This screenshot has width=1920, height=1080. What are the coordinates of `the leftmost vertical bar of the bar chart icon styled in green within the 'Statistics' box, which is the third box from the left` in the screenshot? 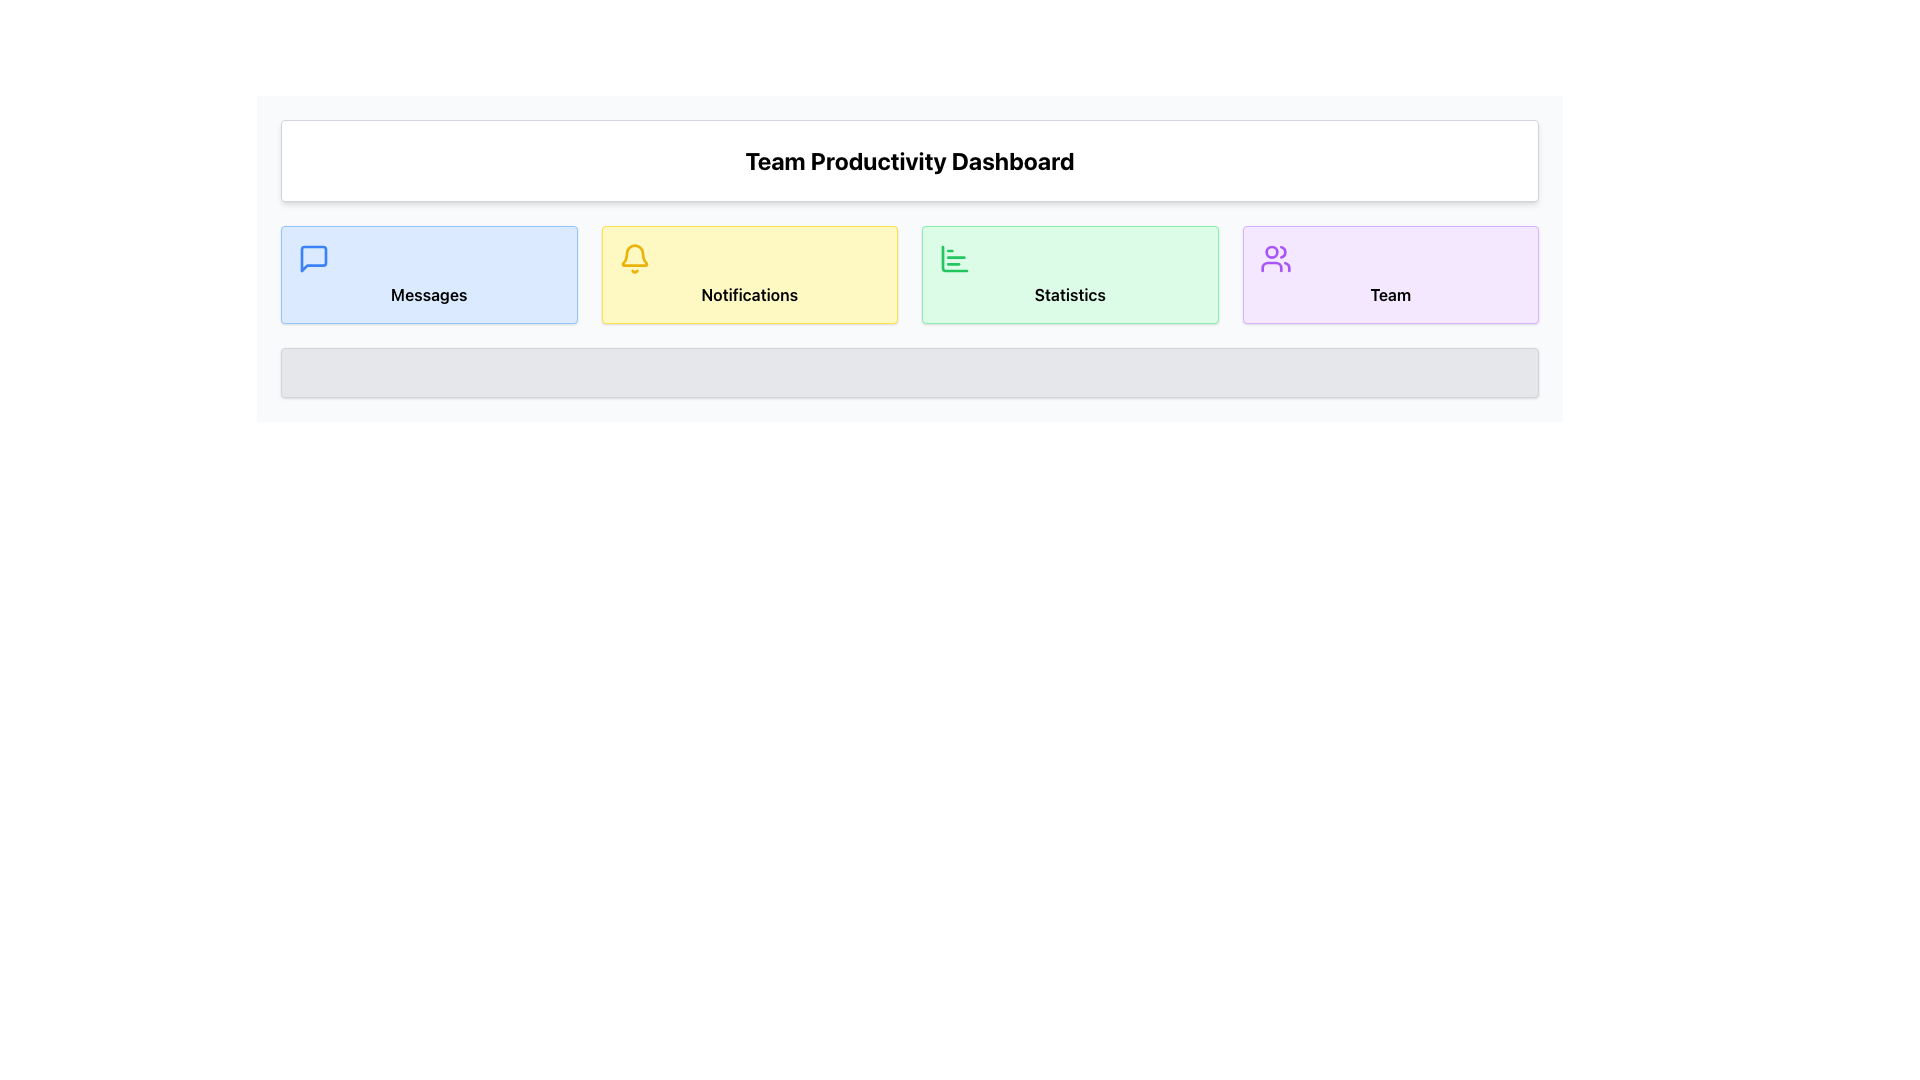 It's located at (954, 257).